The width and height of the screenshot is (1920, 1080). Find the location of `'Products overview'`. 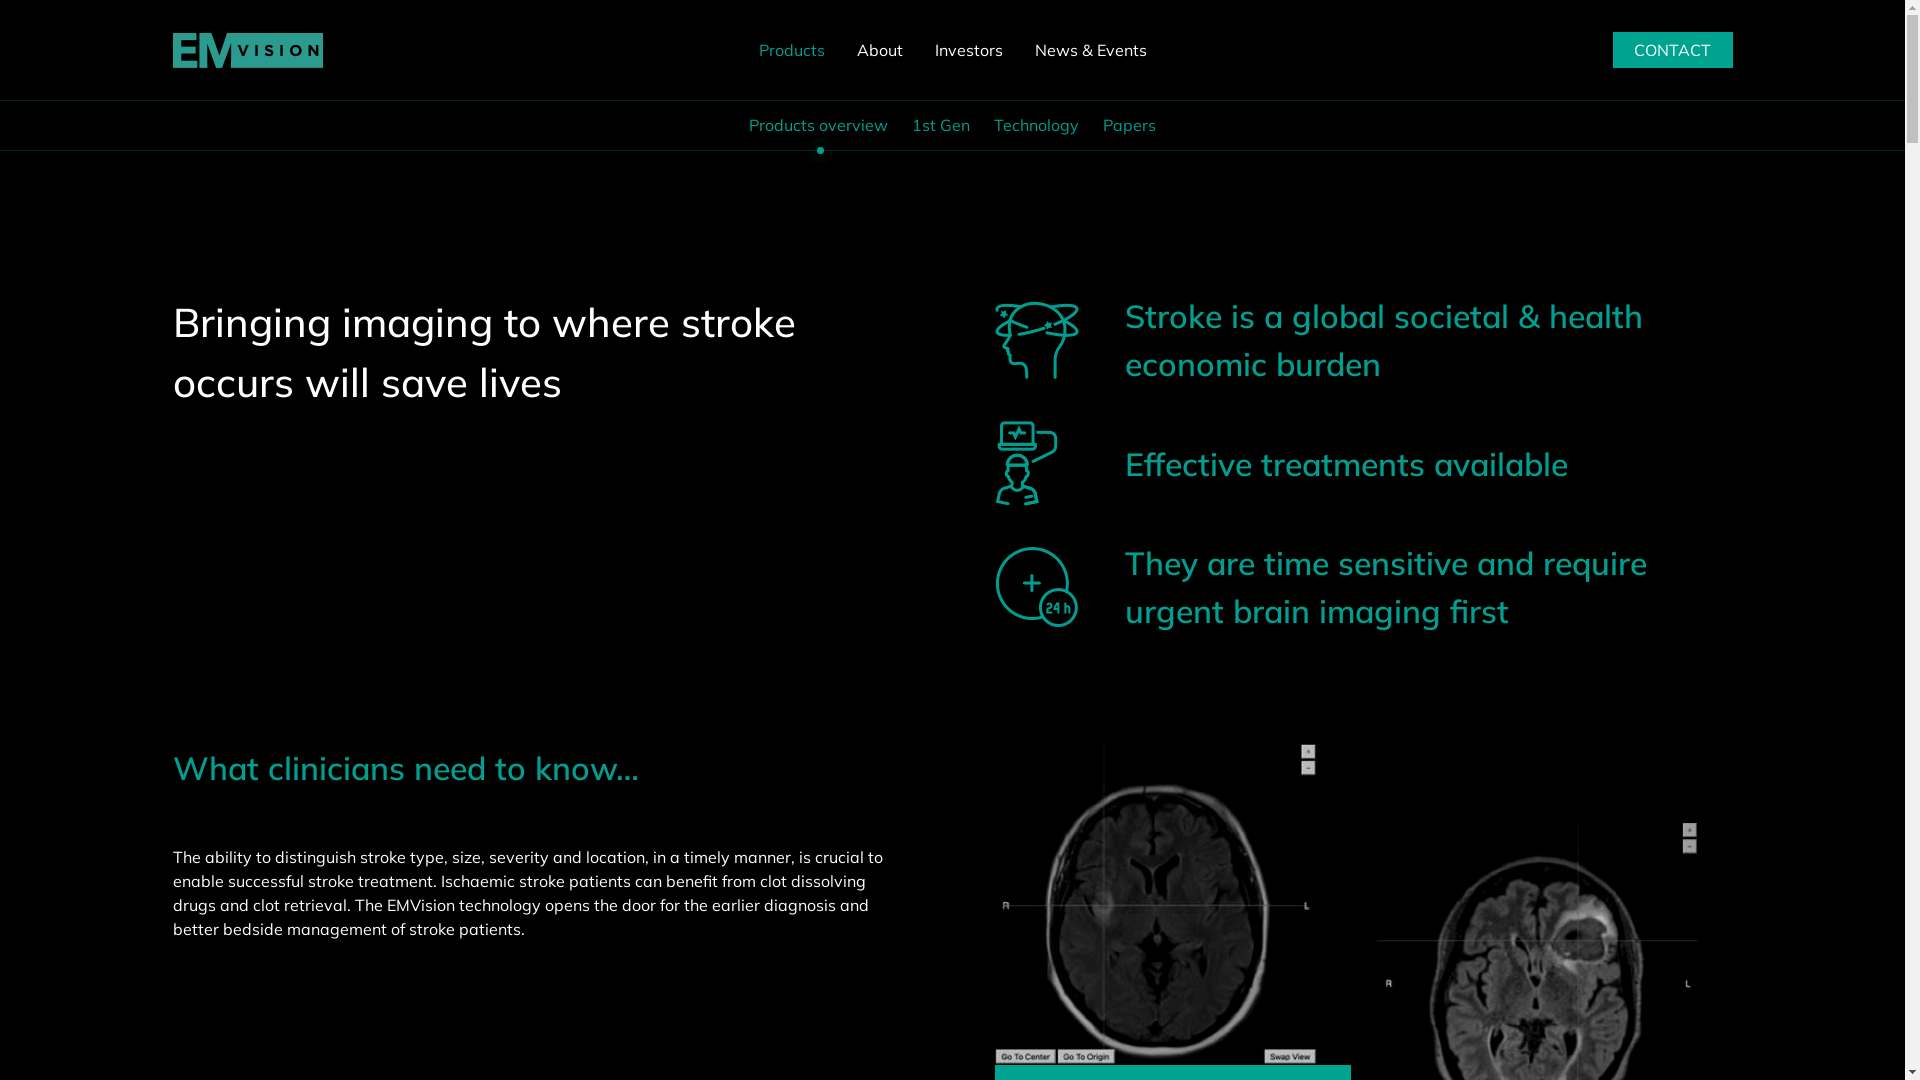

'Products overview' is located at coordinates (818, 124).